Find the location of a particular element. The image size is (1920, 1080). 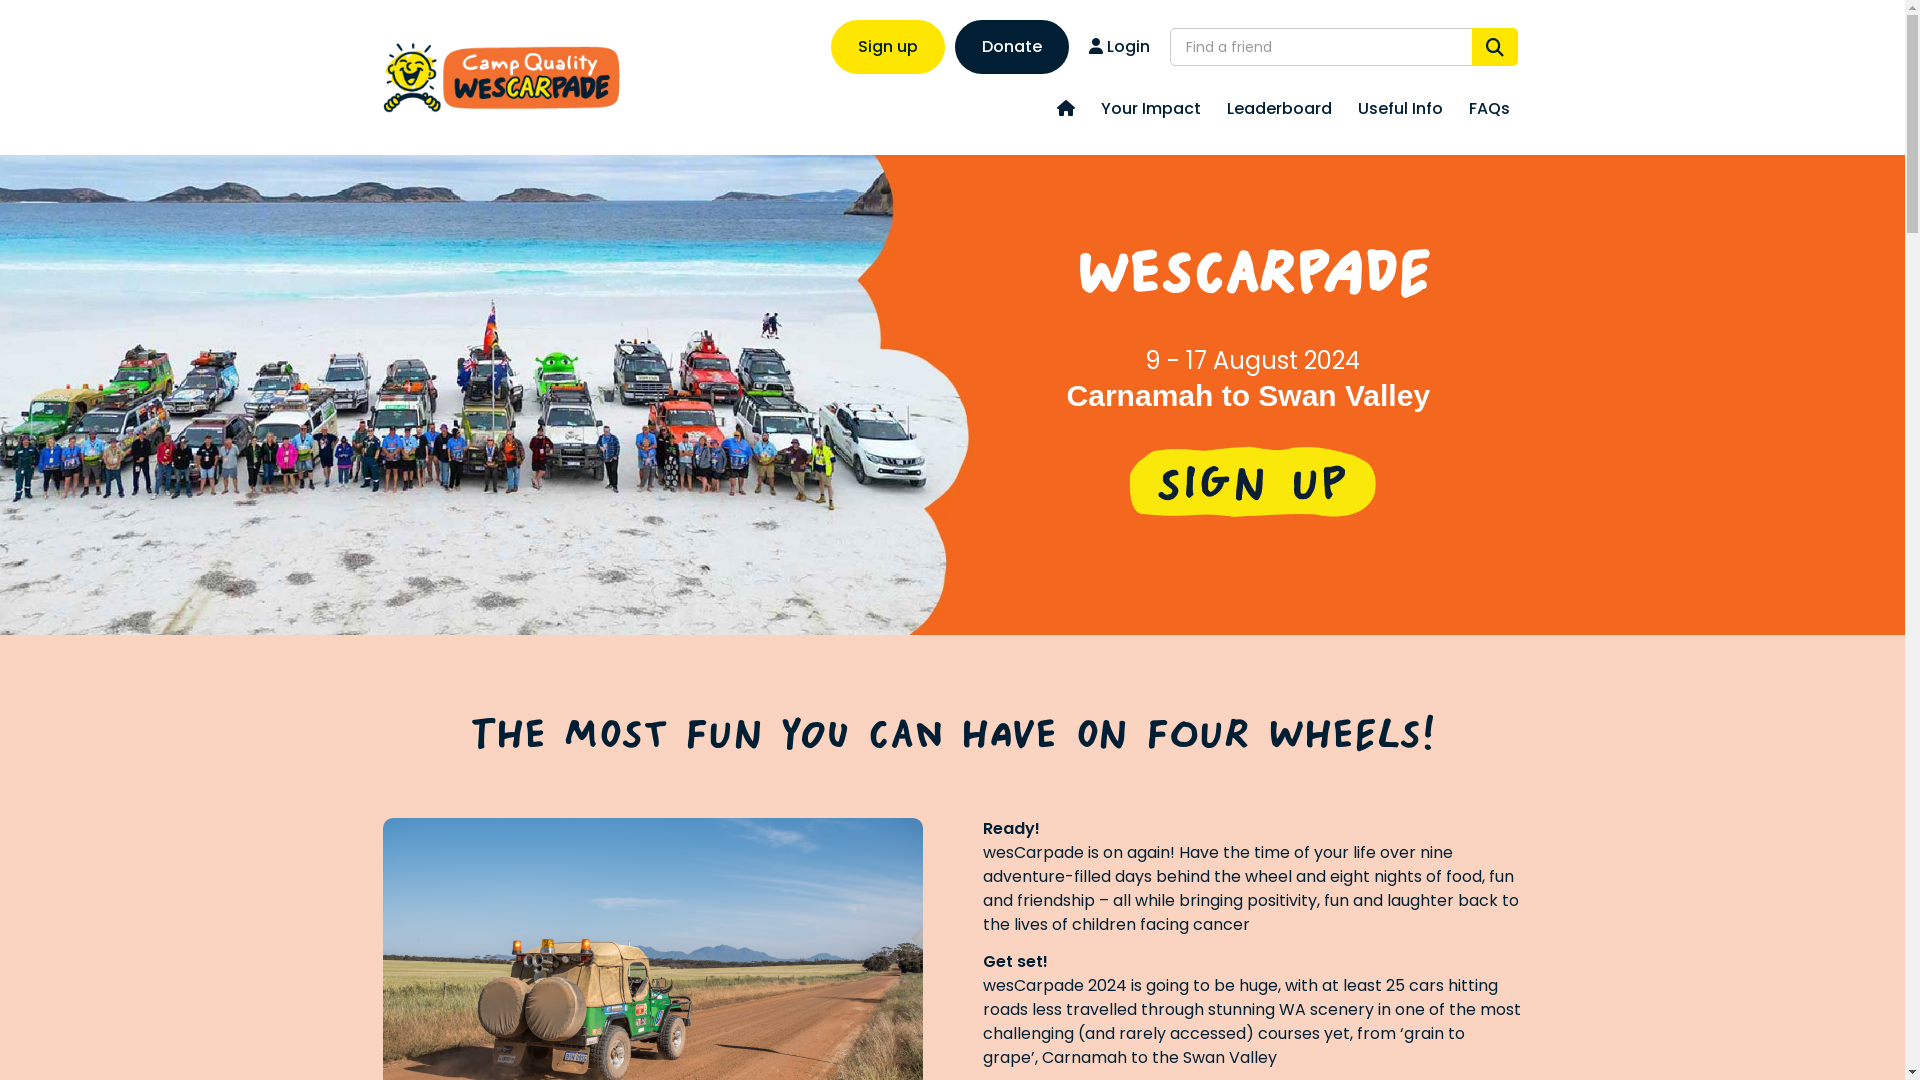

'Useful Info' is located at coordinates (1398, 109).